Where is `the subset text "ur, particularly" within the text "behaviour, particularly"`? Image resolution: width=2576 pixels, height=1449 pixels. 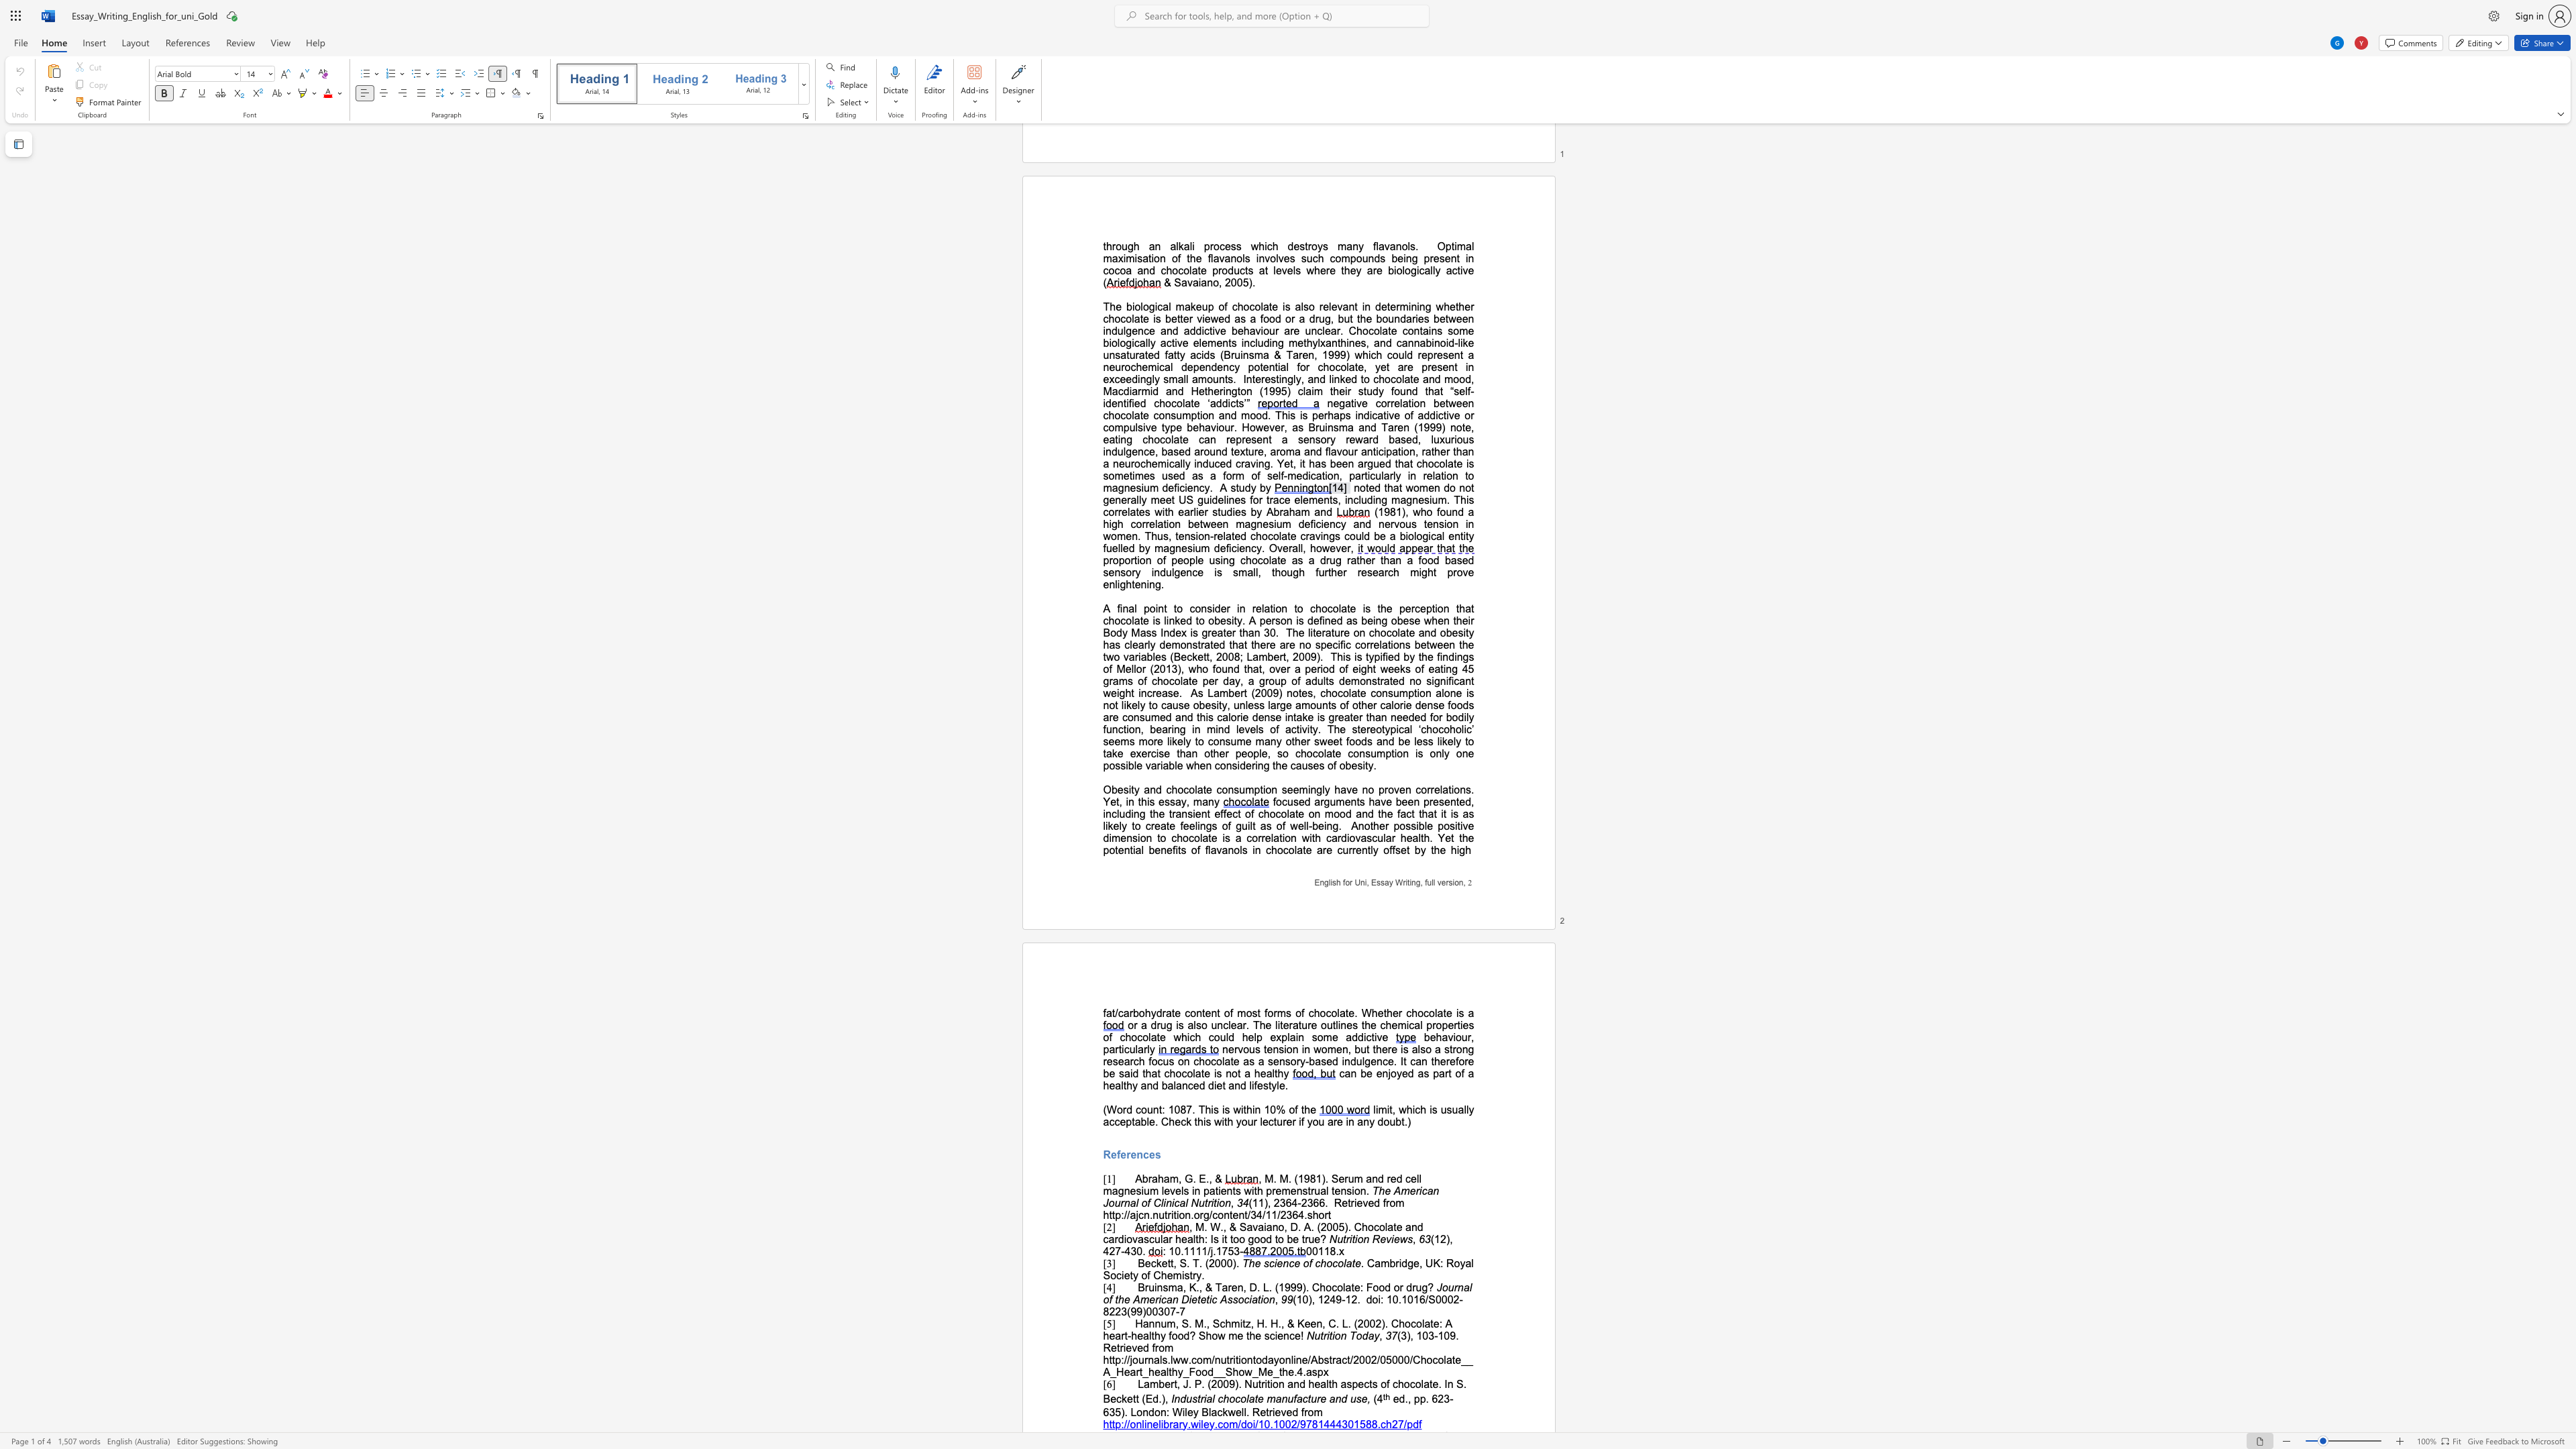
the subset text "ur, particularly" within the text "behaviour, particularly" is located at coordinates (1460, 1036).